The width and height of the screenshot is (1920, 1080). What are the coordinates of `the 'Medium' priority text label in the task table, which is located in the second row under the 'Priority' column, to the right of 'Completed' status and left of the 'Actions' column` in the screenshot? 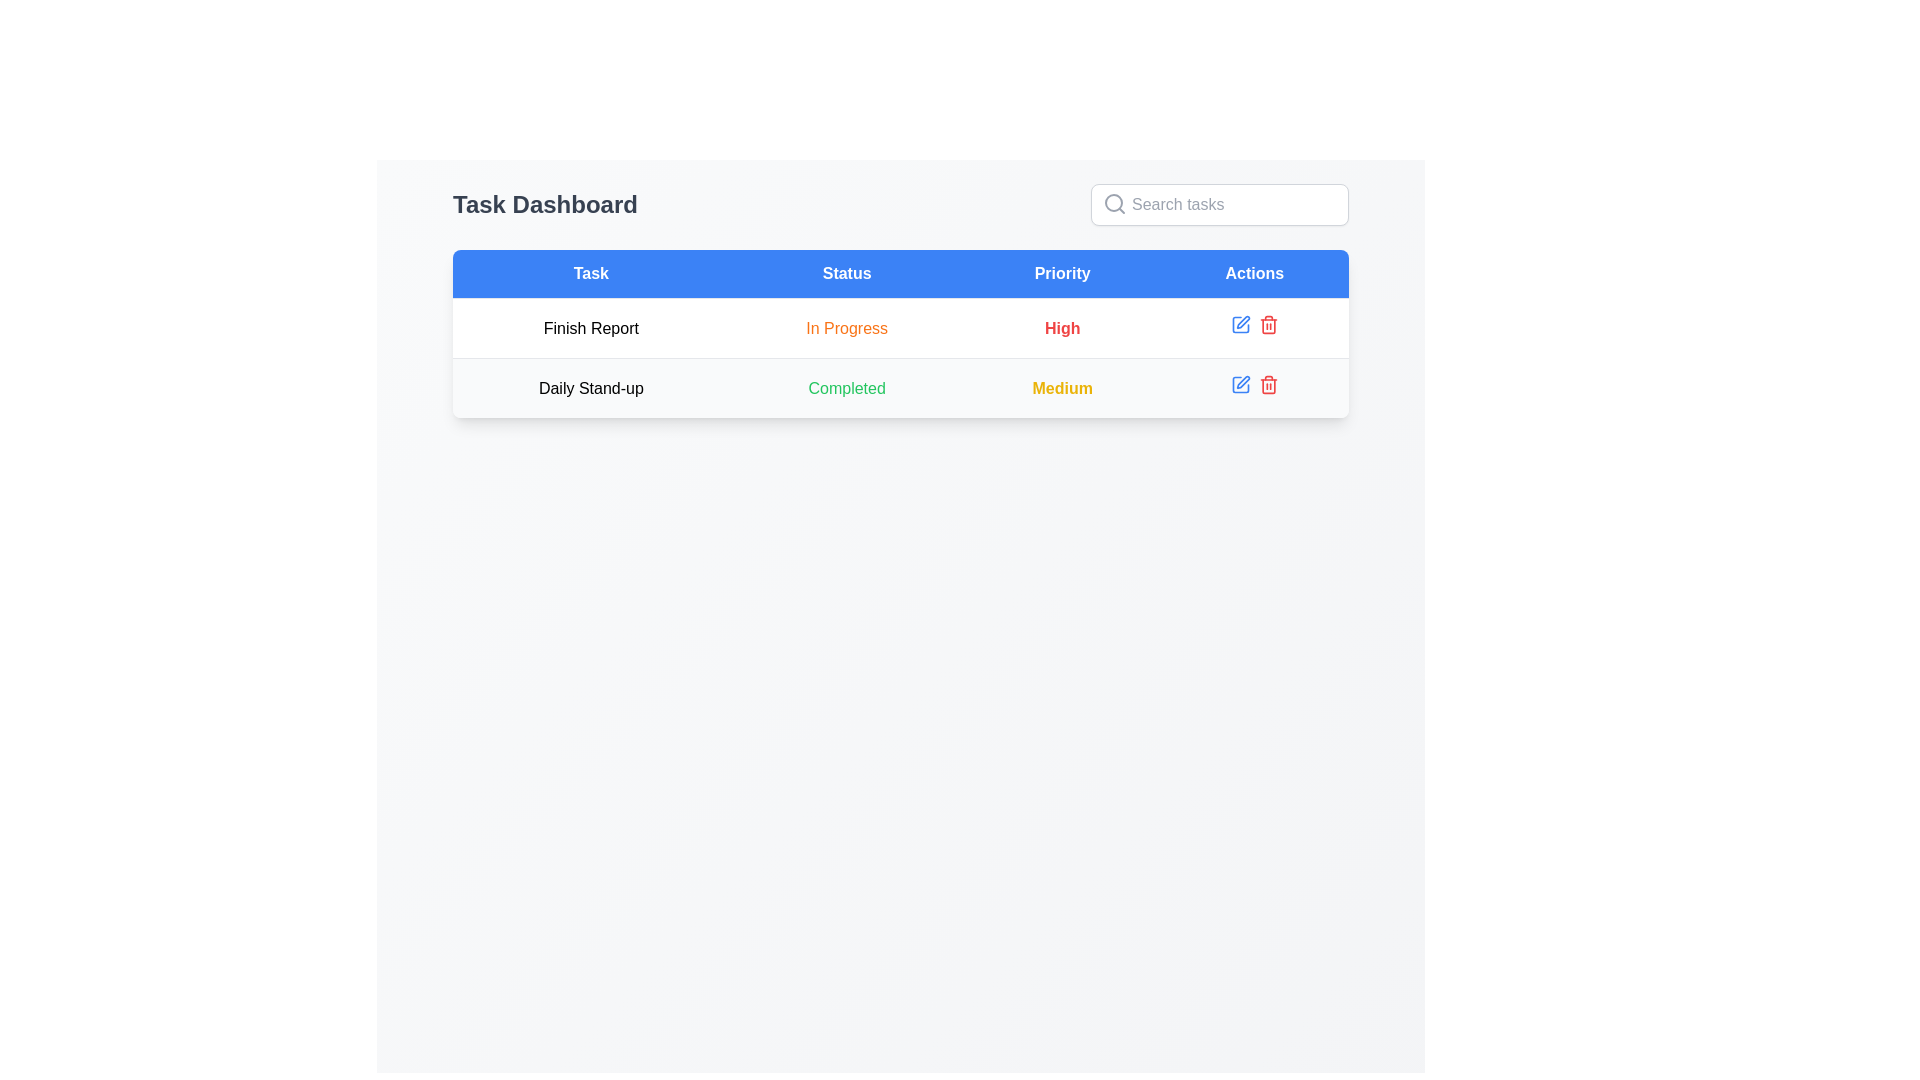 It's located at (1061, 388).